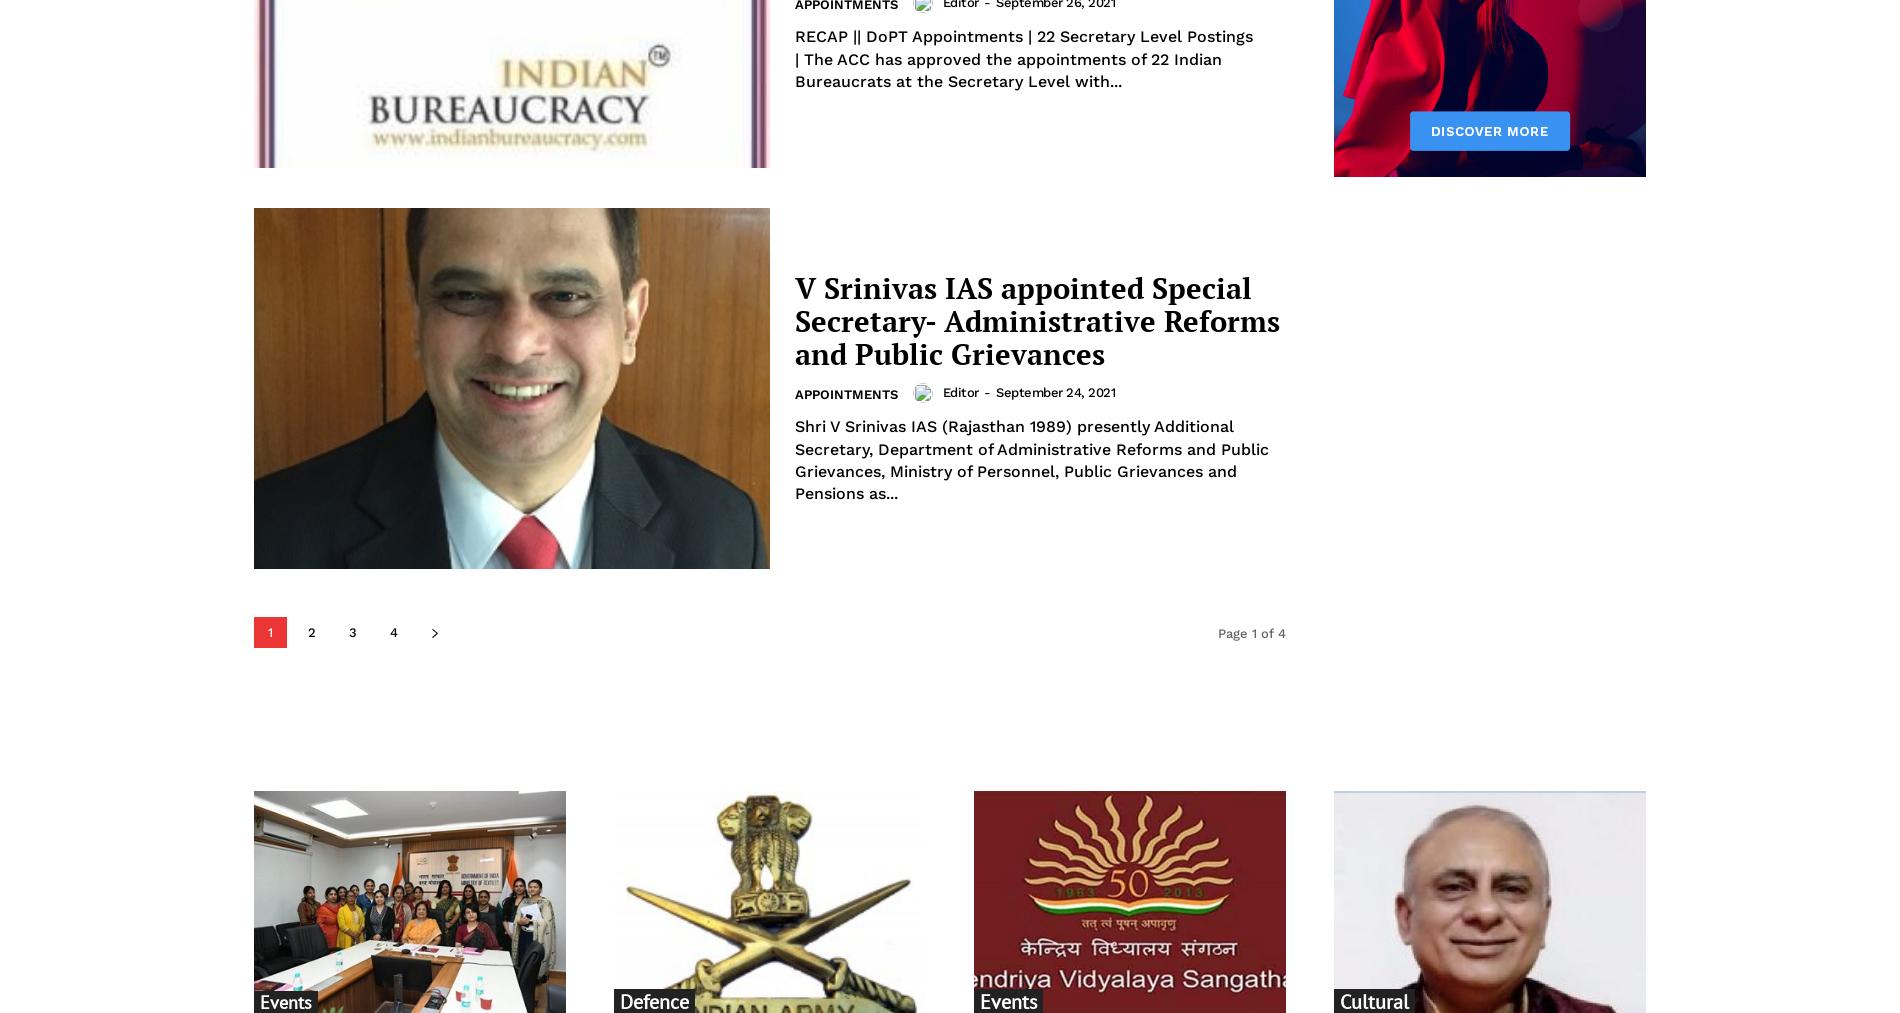  Describe the element at coordinates (1250, 632) in the screenshot. I see `'Page 1 of 4'` at that location.